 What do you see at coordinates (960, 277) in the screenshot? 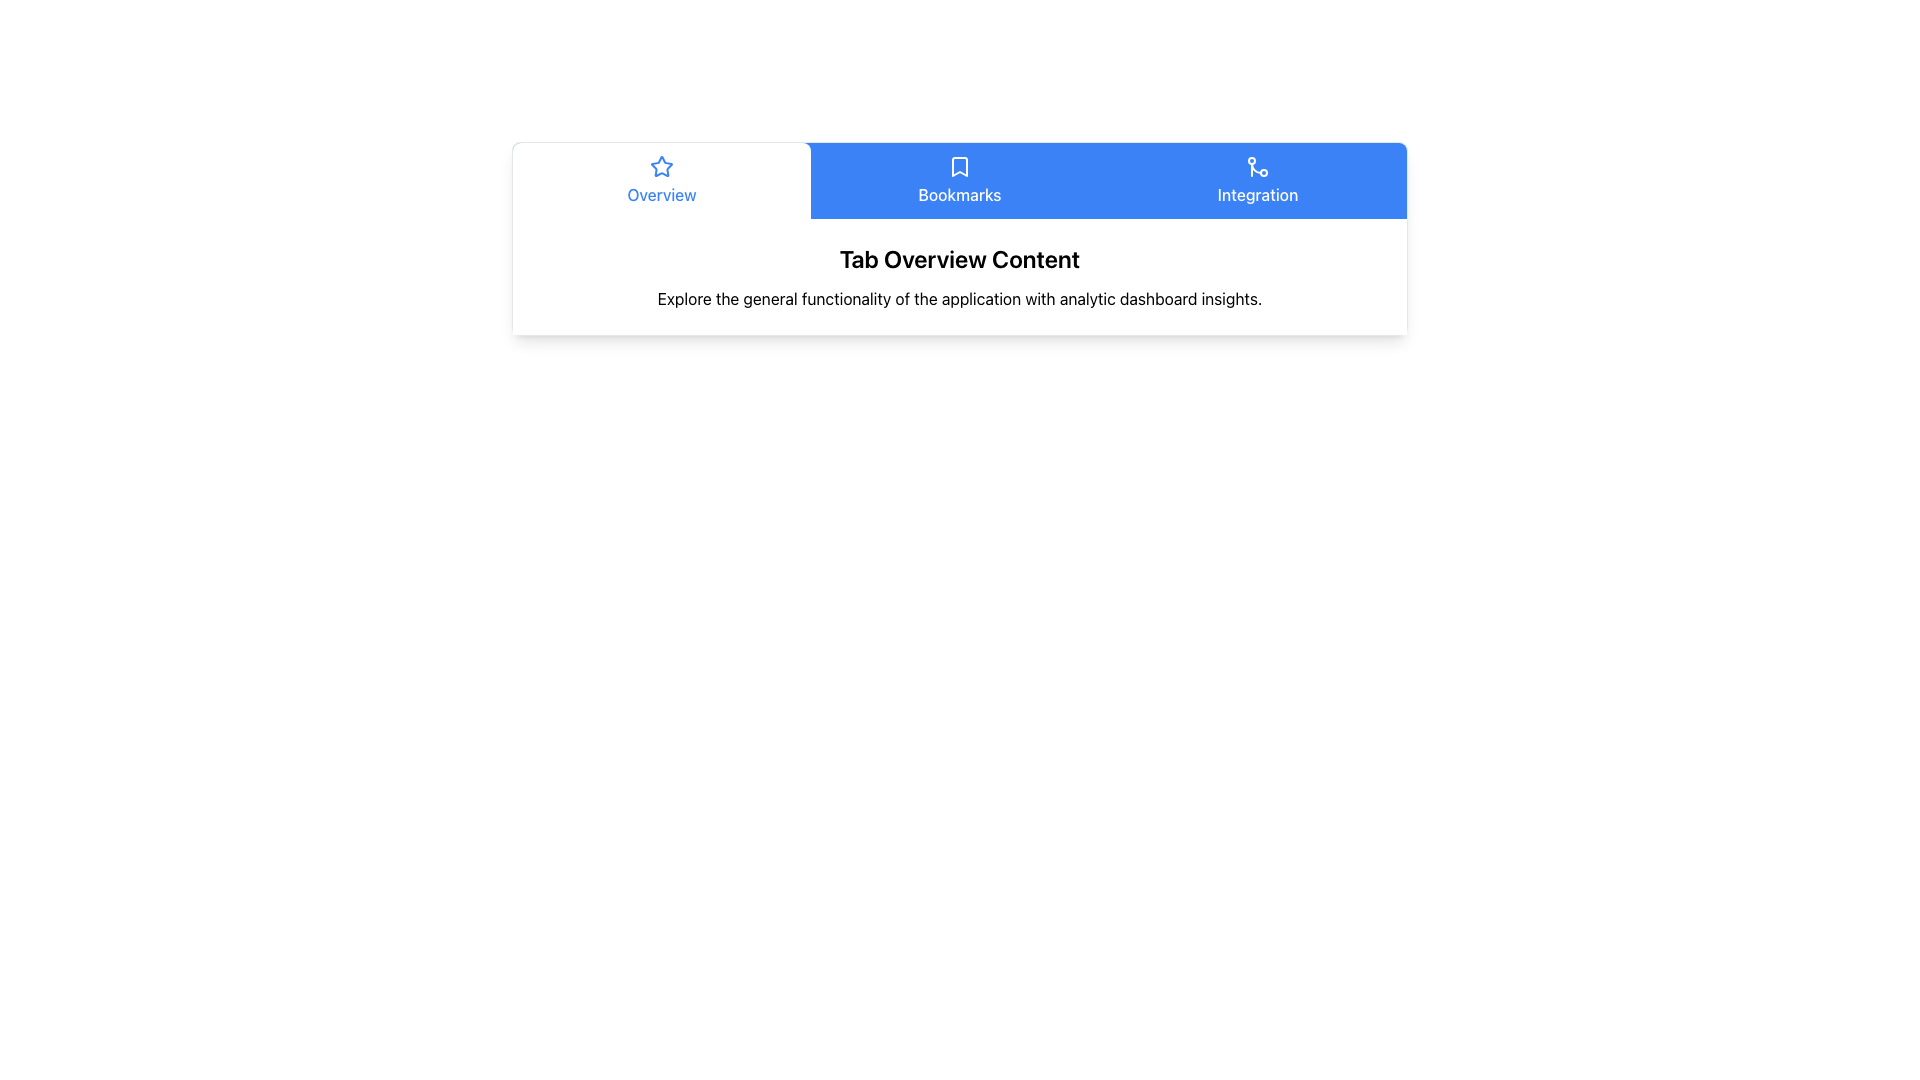
I see `the Information Card located in the center of a white card section below the navigation bar, which provides an overview and introductory information about the application's general functionality` at bounding box center [960, 277].